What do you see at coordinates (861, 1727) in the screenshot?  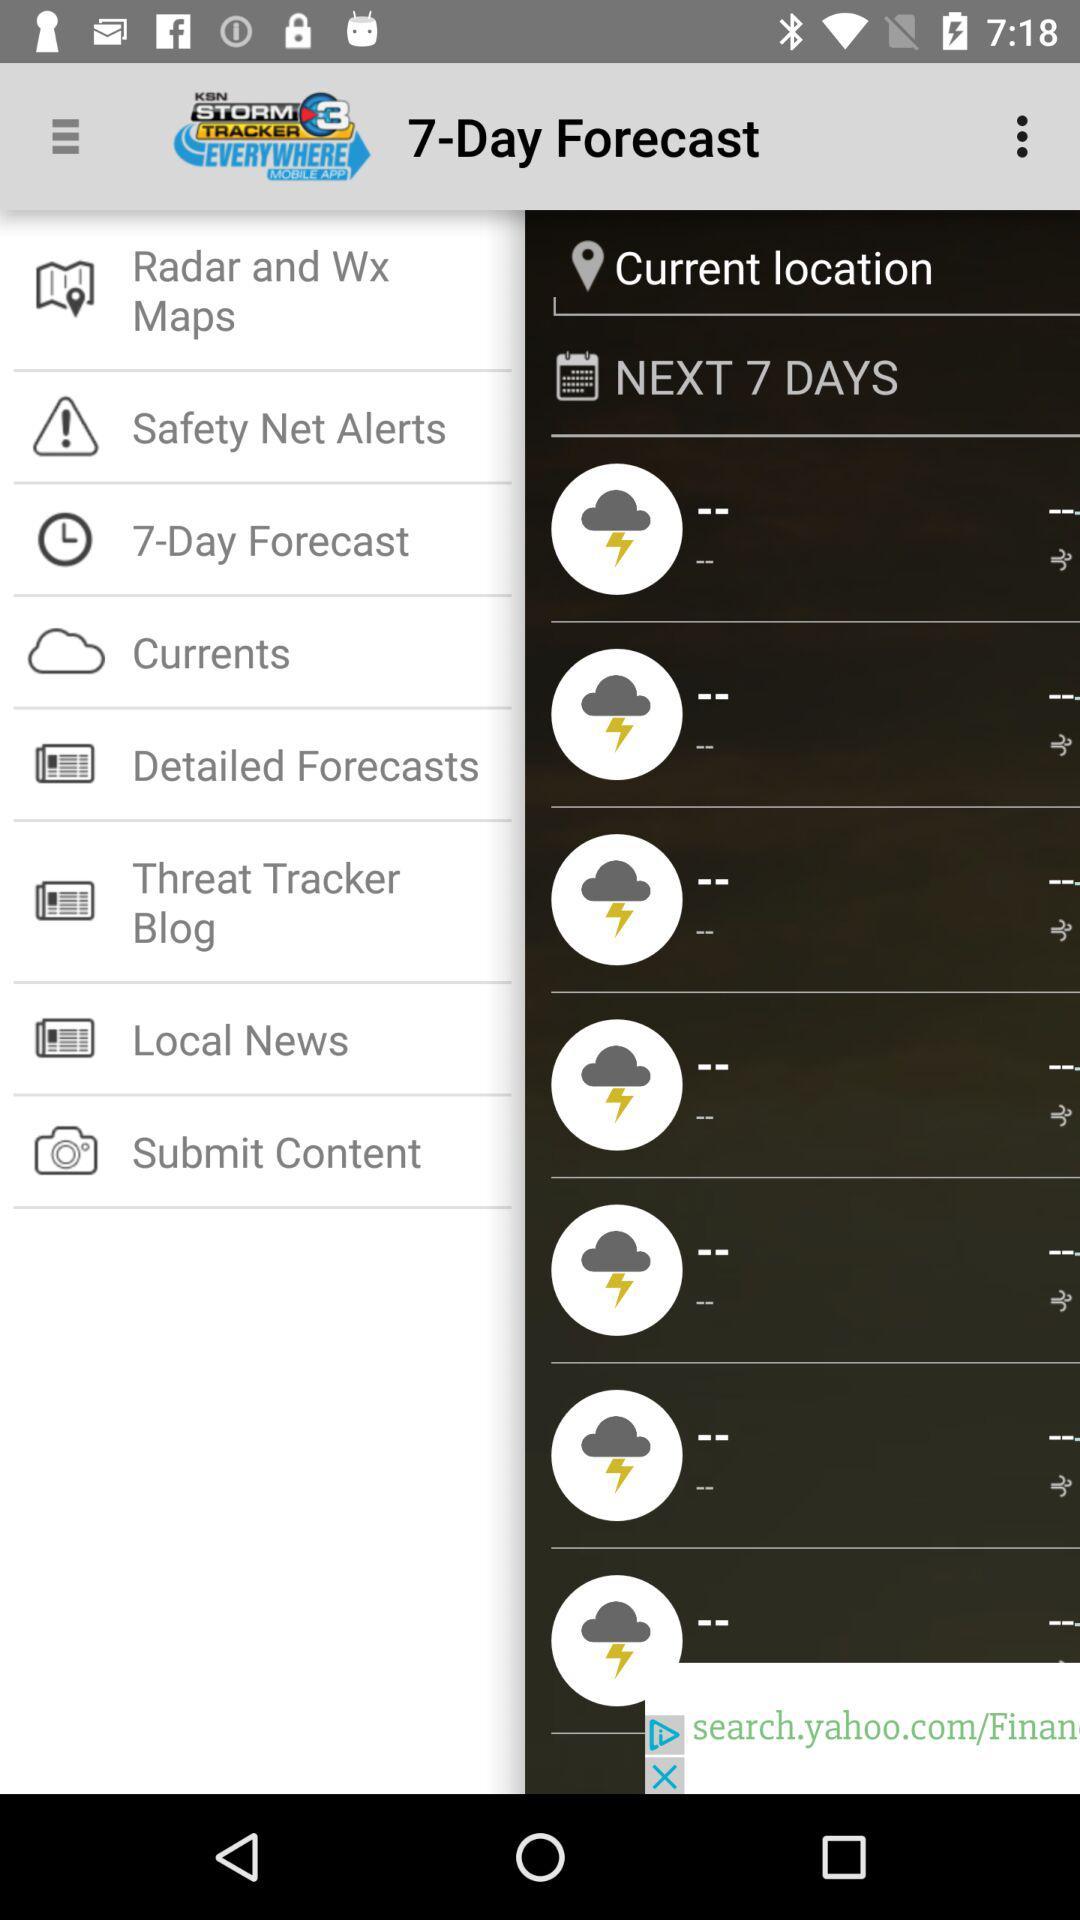 I see `search` at bounding box center [861, 1727].